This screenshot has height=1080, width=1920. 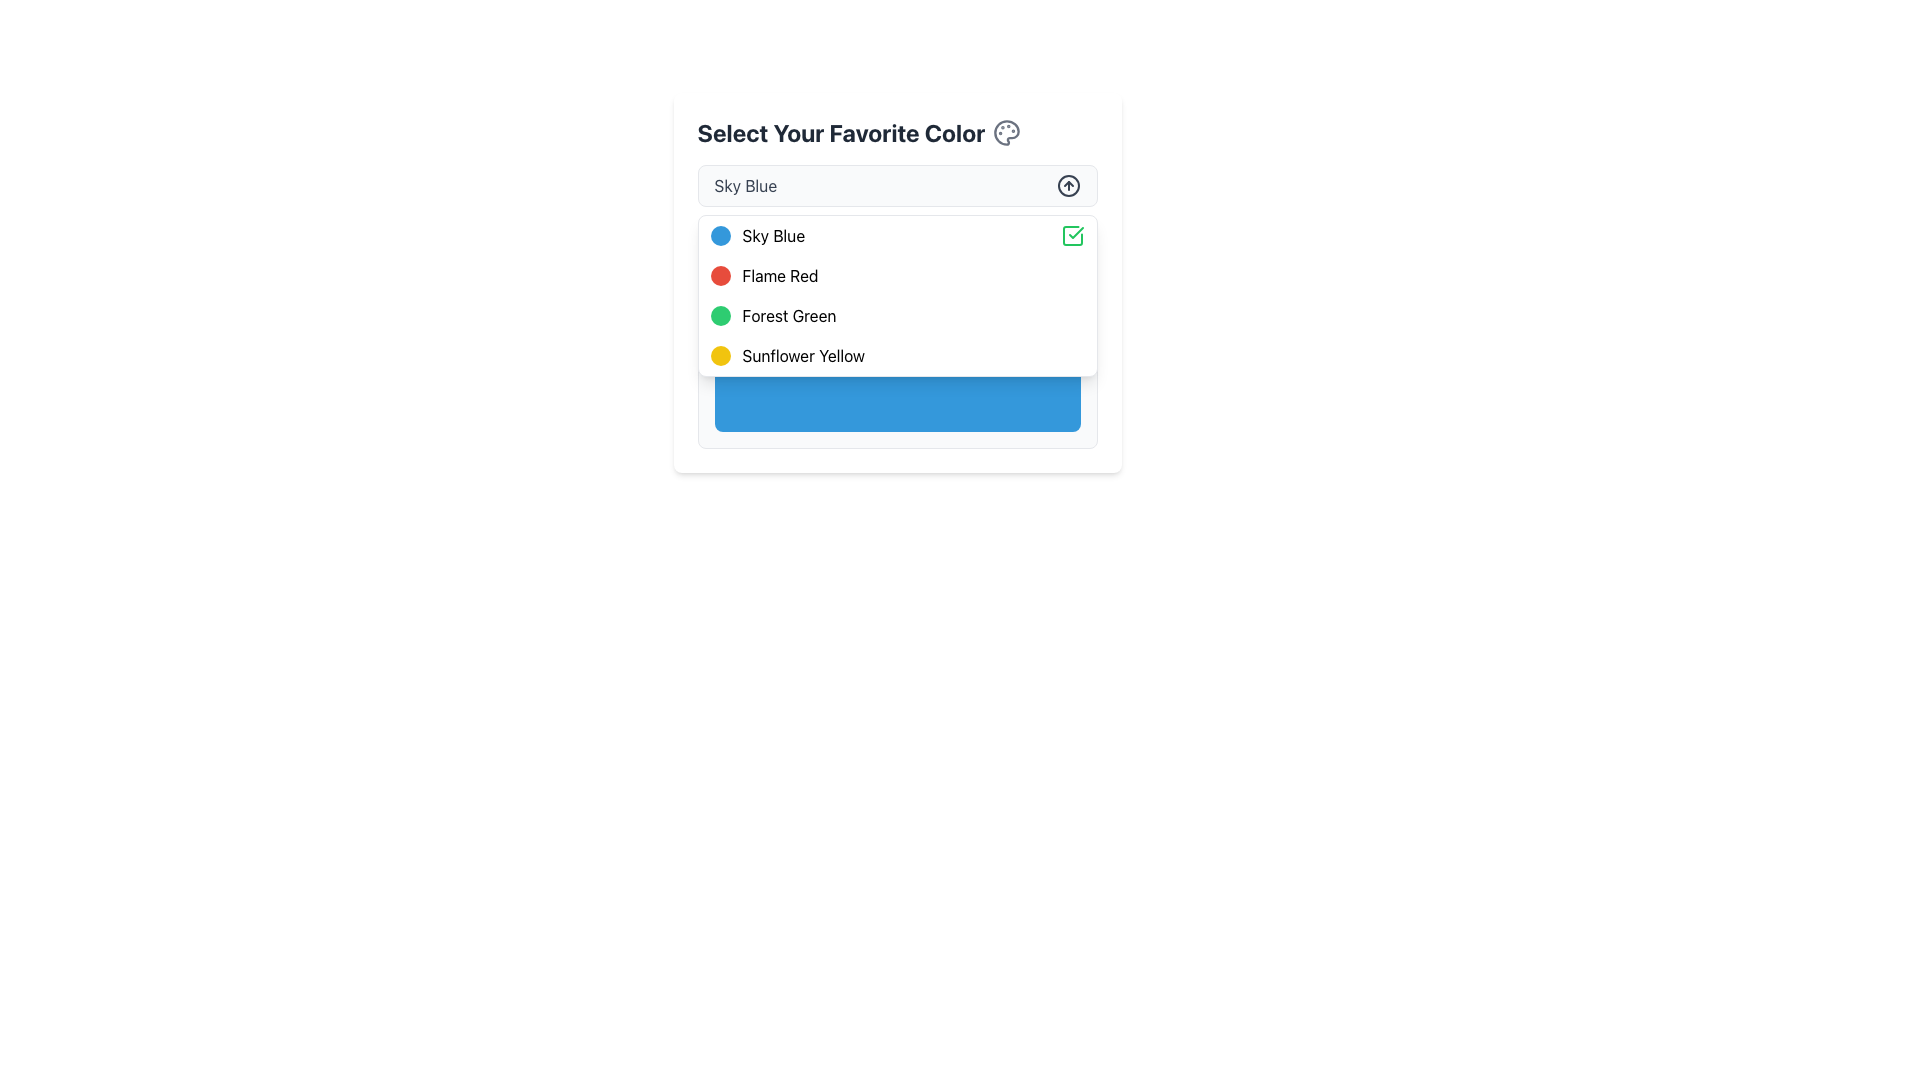 What do you see at coordinates (1074, 231) in the screenshot?
I see `the green checkmark icon in the dropdown menu` at bounding box center [1074, 231].